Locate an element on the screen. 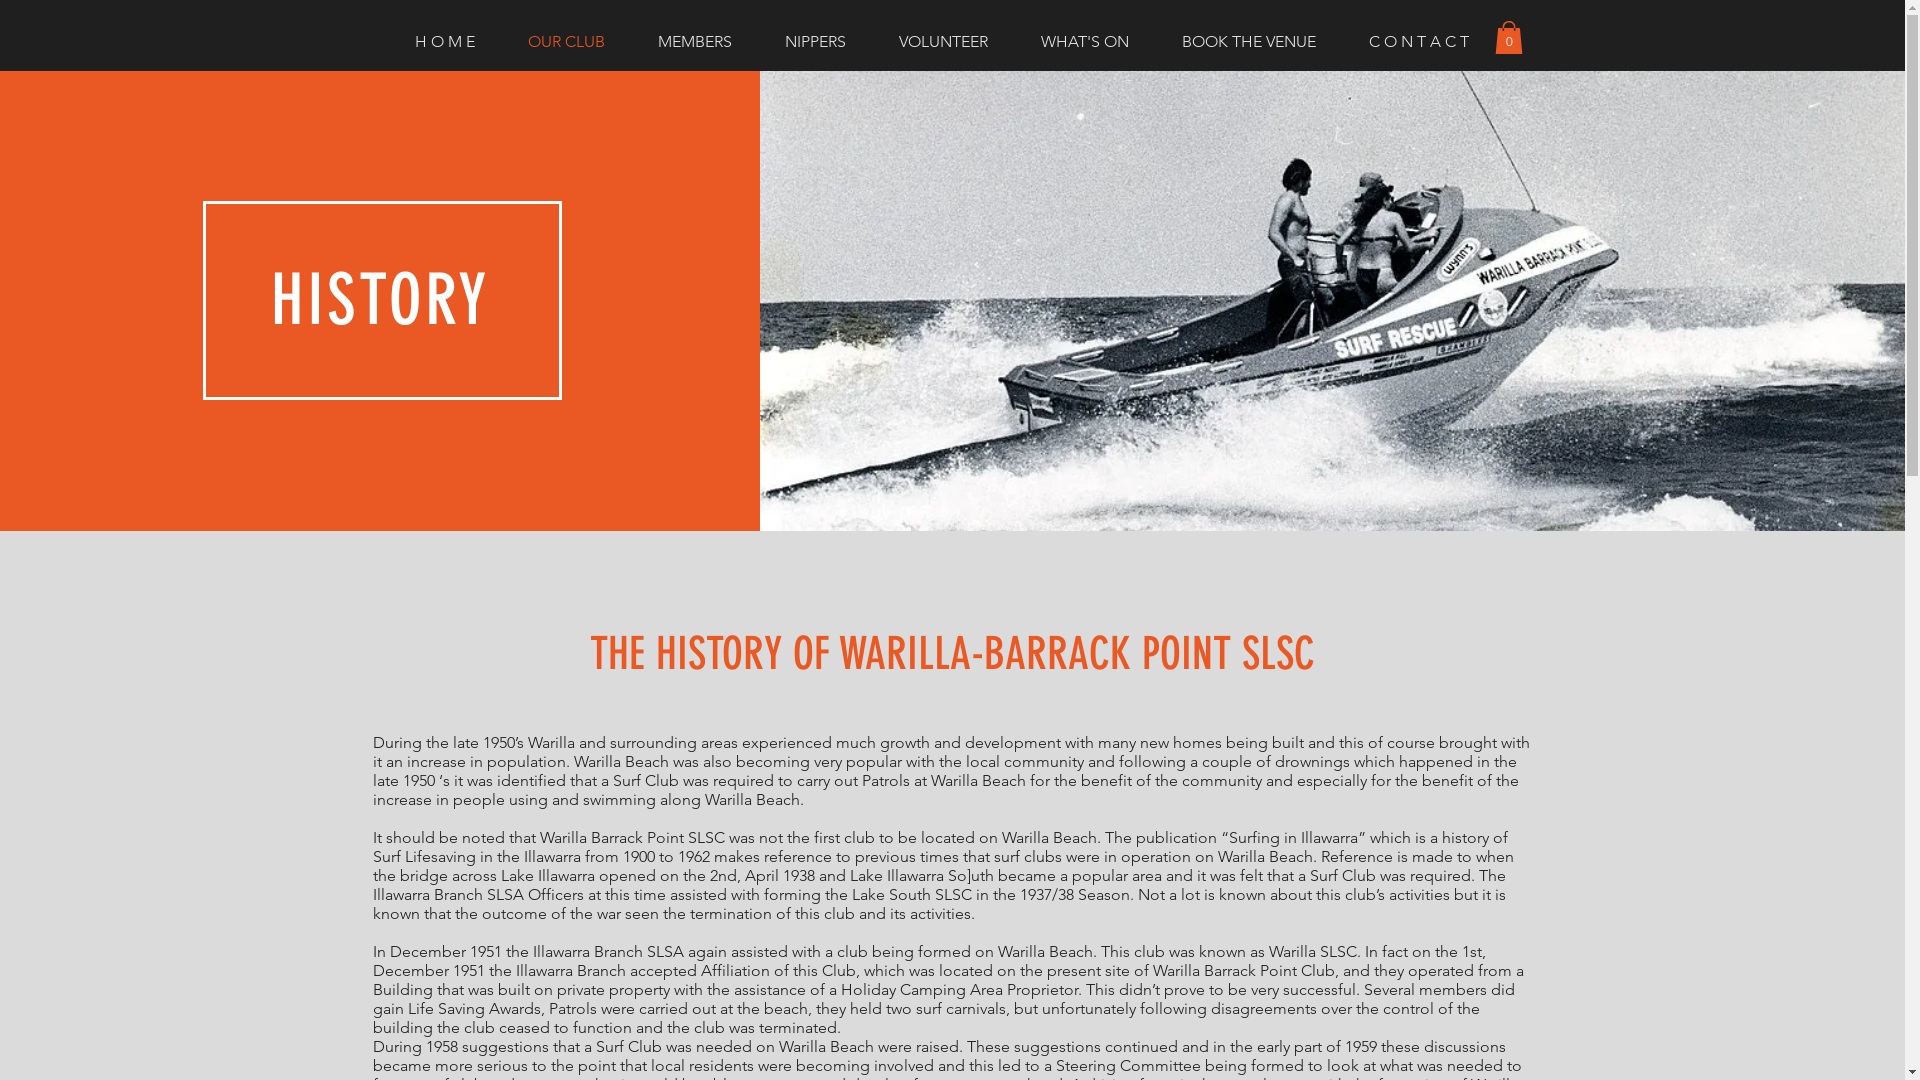 The width and height of the screenshot is (1920, 1080). 'BOOK THE VENUE' is located at coordinates (1258, 42).